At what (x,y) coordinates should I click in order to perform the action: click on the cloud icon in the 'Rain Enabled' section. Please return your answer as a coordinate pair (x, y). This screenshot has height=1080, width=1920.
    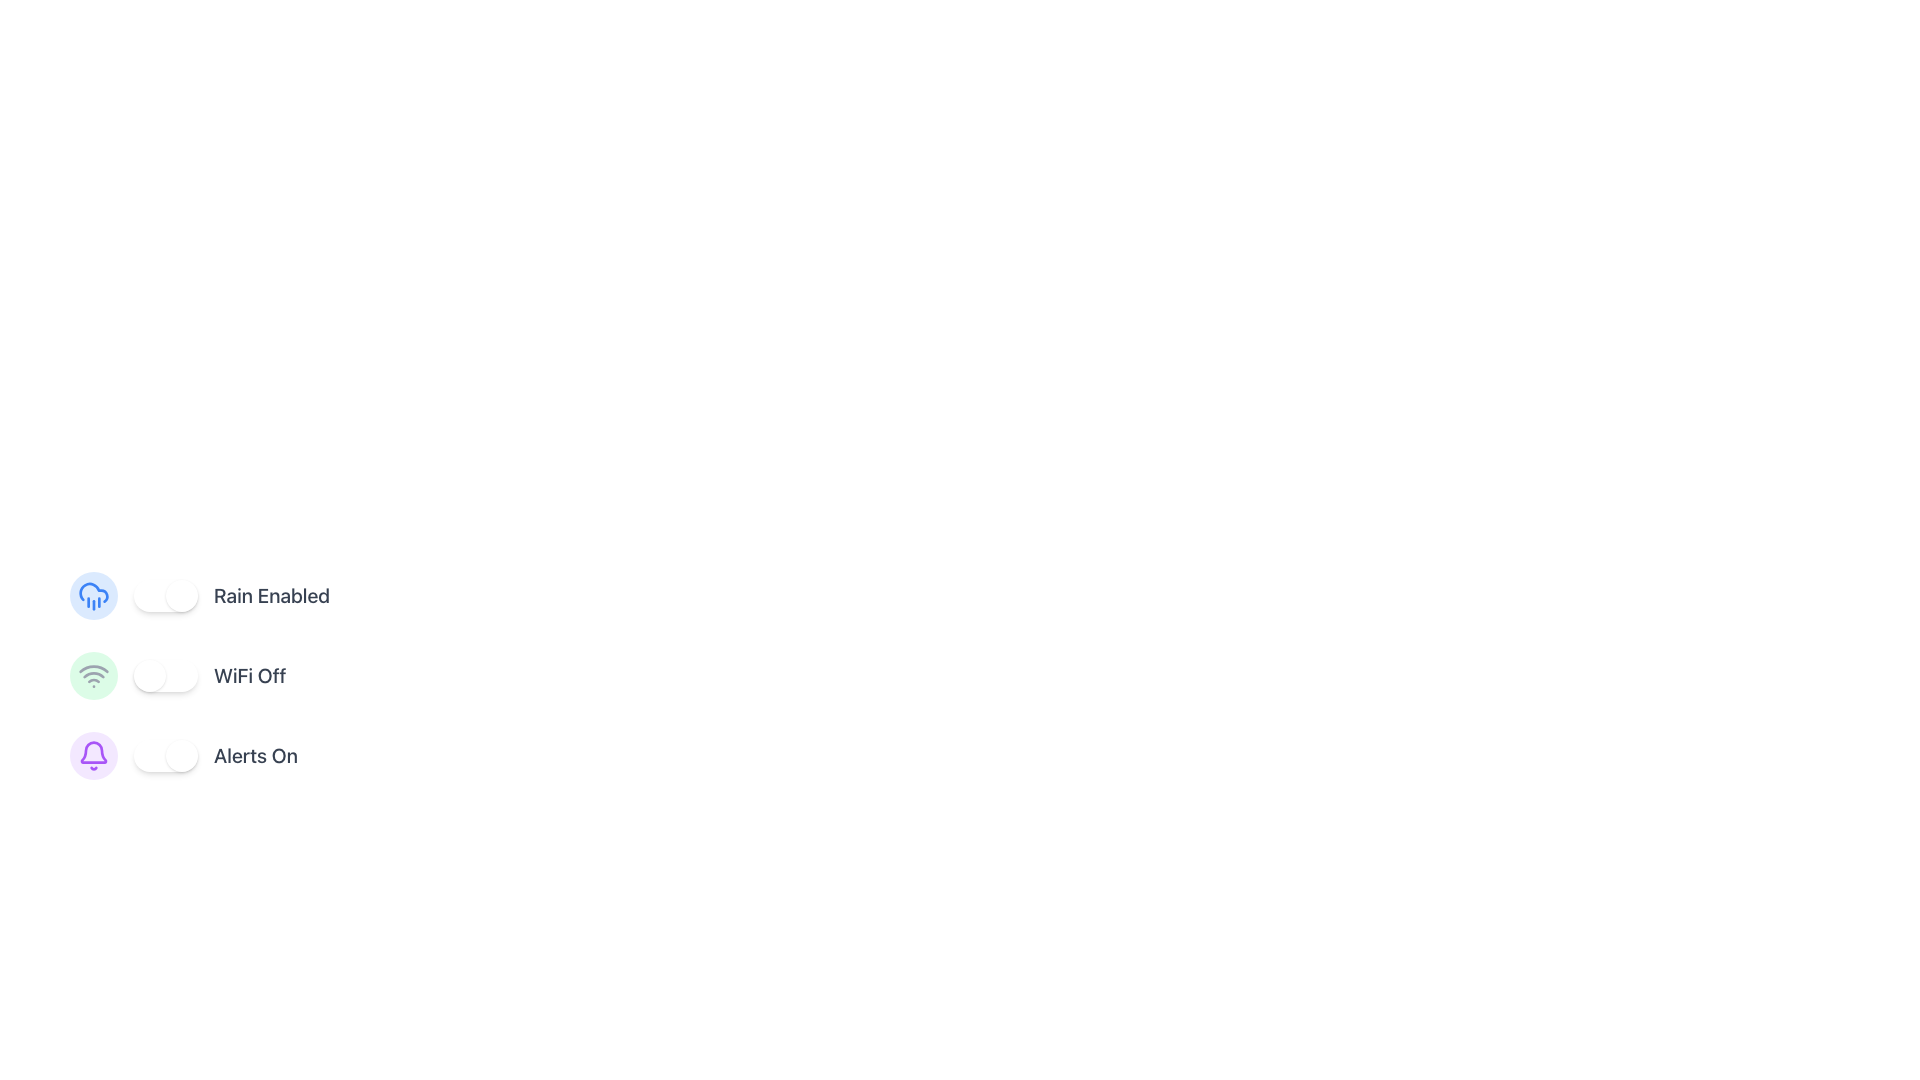
    Looking at the image, I should click on (93, 590).